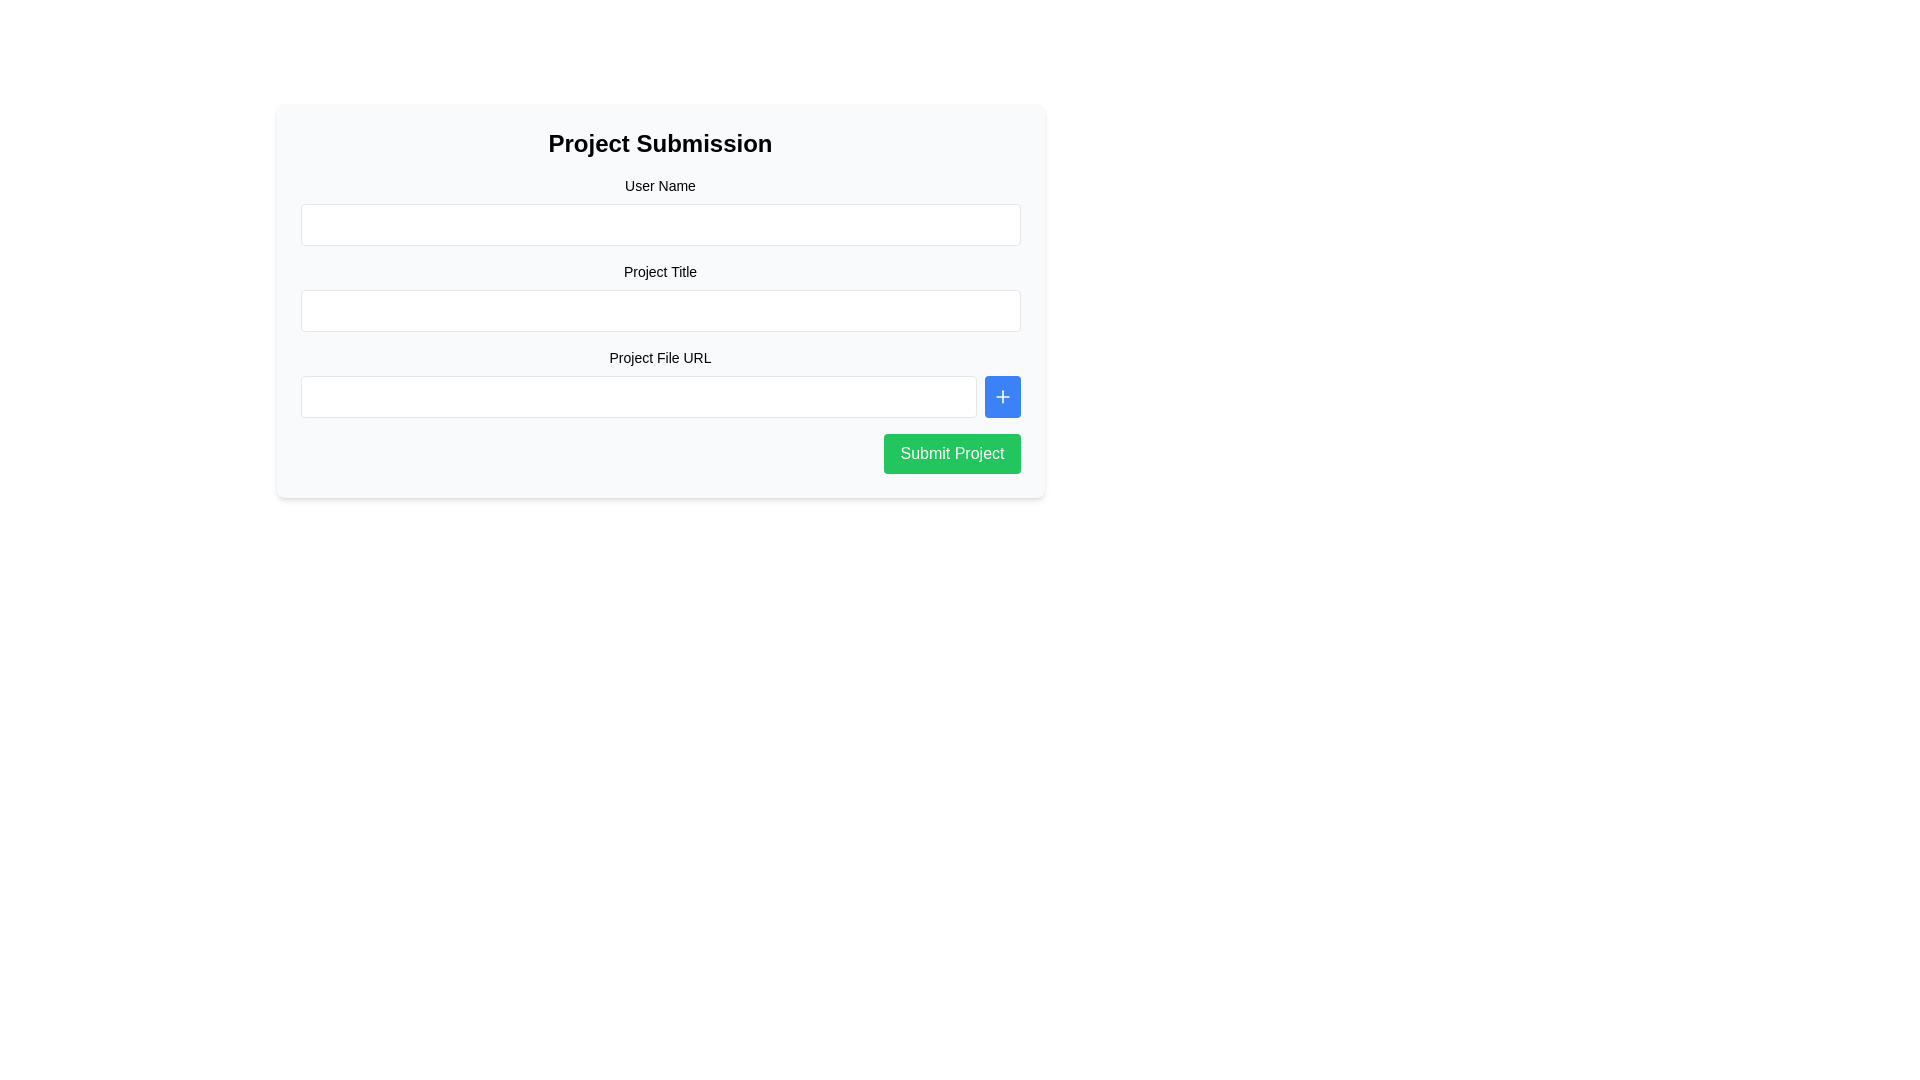  Describe the element at coordinates (1002, 397) in the screenshot. I see `the add action icon located inside the square button to the right of the 'Project File URL' input field` at that location.